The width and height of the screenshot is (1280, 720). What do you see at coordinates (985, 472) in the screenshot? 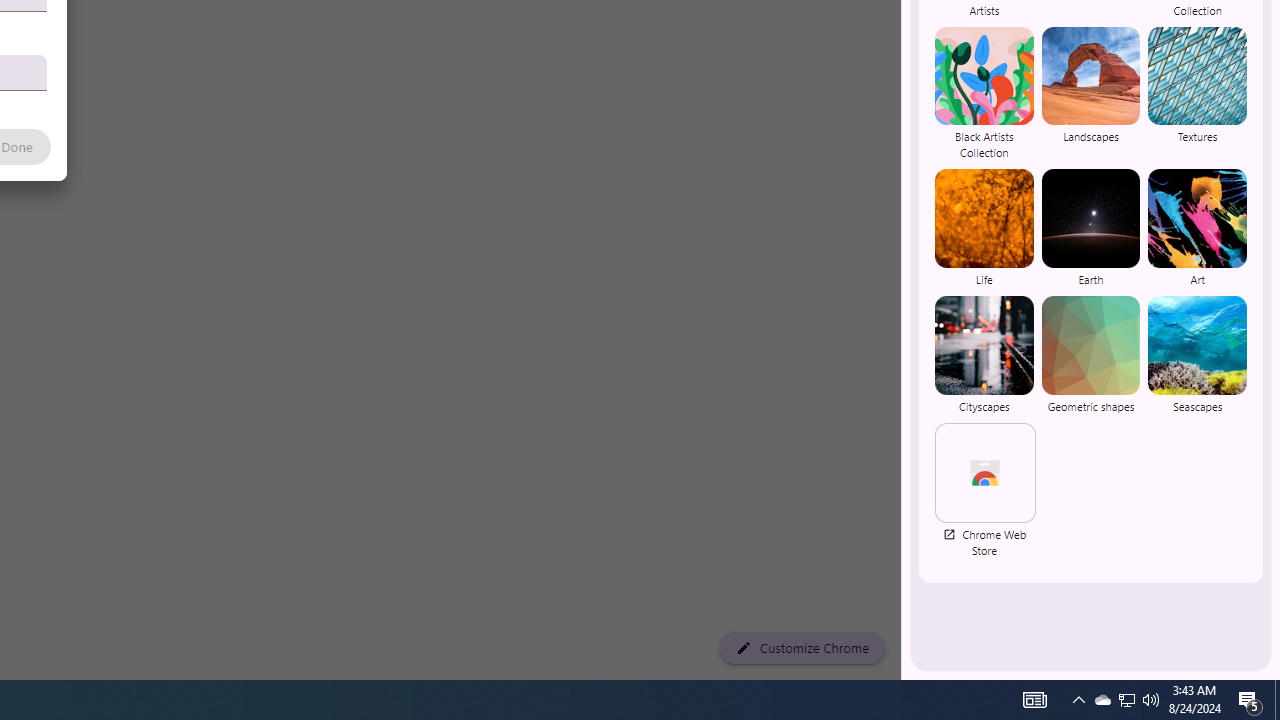
I see `'AutomationID: chromeWebStore'` at bounding box center [985, 472].